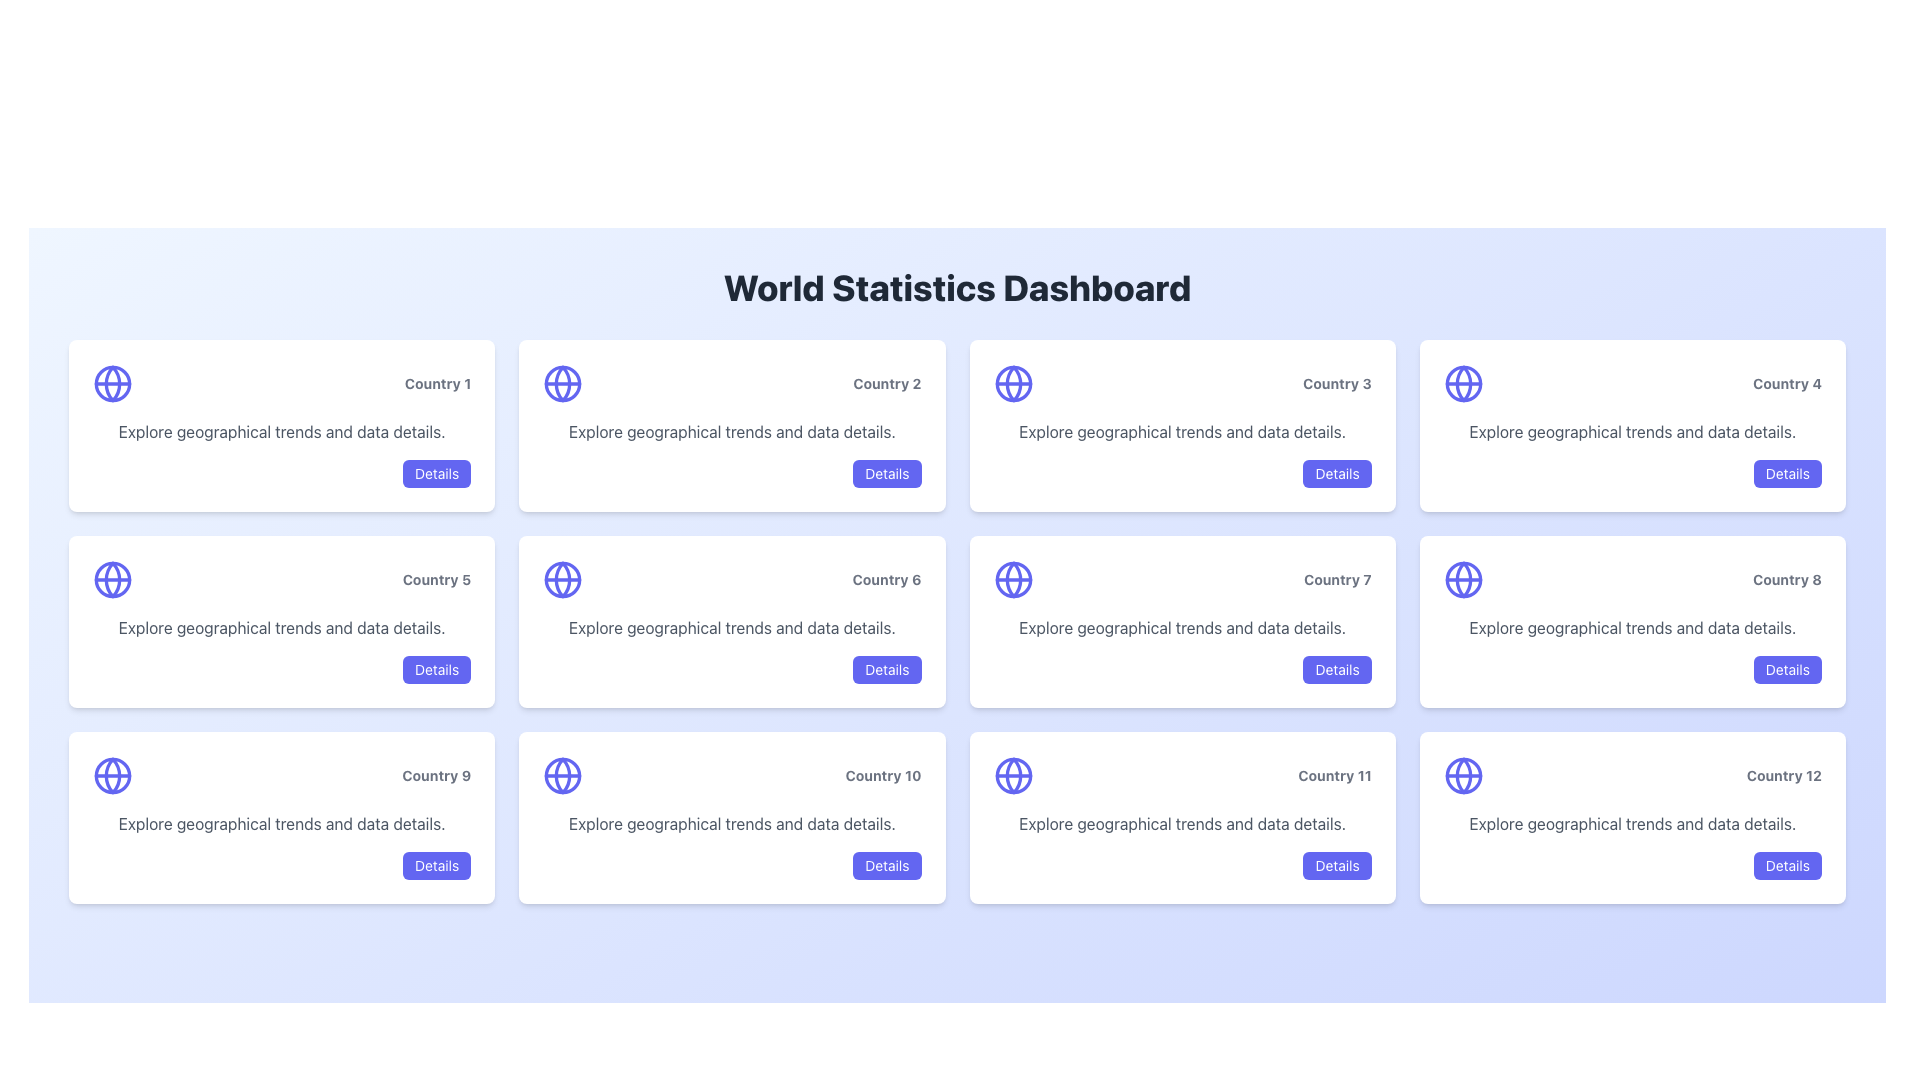 The image size is (1920, 1080). What do you see at coordinates (562, 384) in the screenshot?
I see `the circular icon within the globe icon associated with the 'Country 2' card, which is centrally positioned in the globe graphic` at bounding box center [562, 384].